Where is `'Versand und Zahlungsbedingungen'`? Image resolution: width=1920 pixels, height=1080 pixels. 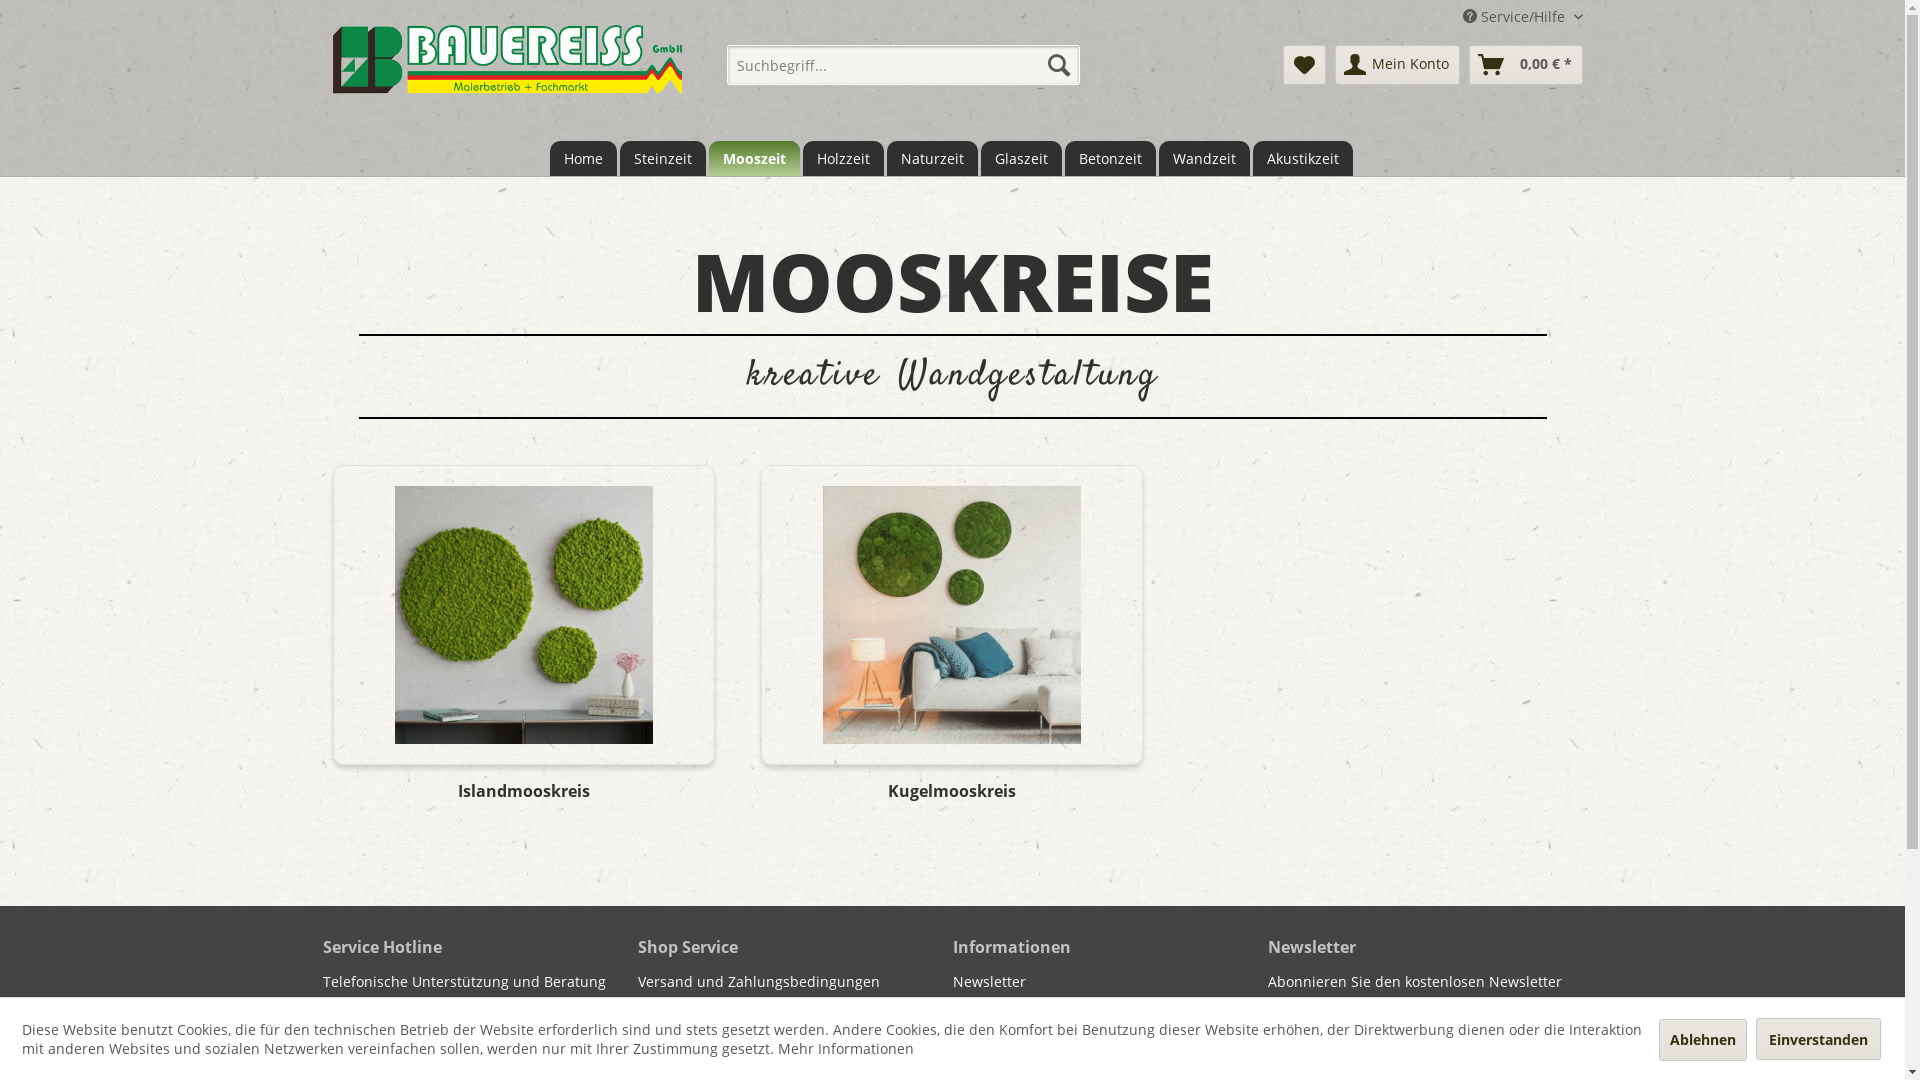
'Versand und Zahlungsbedingungen' is located at coordinates (789, 981).